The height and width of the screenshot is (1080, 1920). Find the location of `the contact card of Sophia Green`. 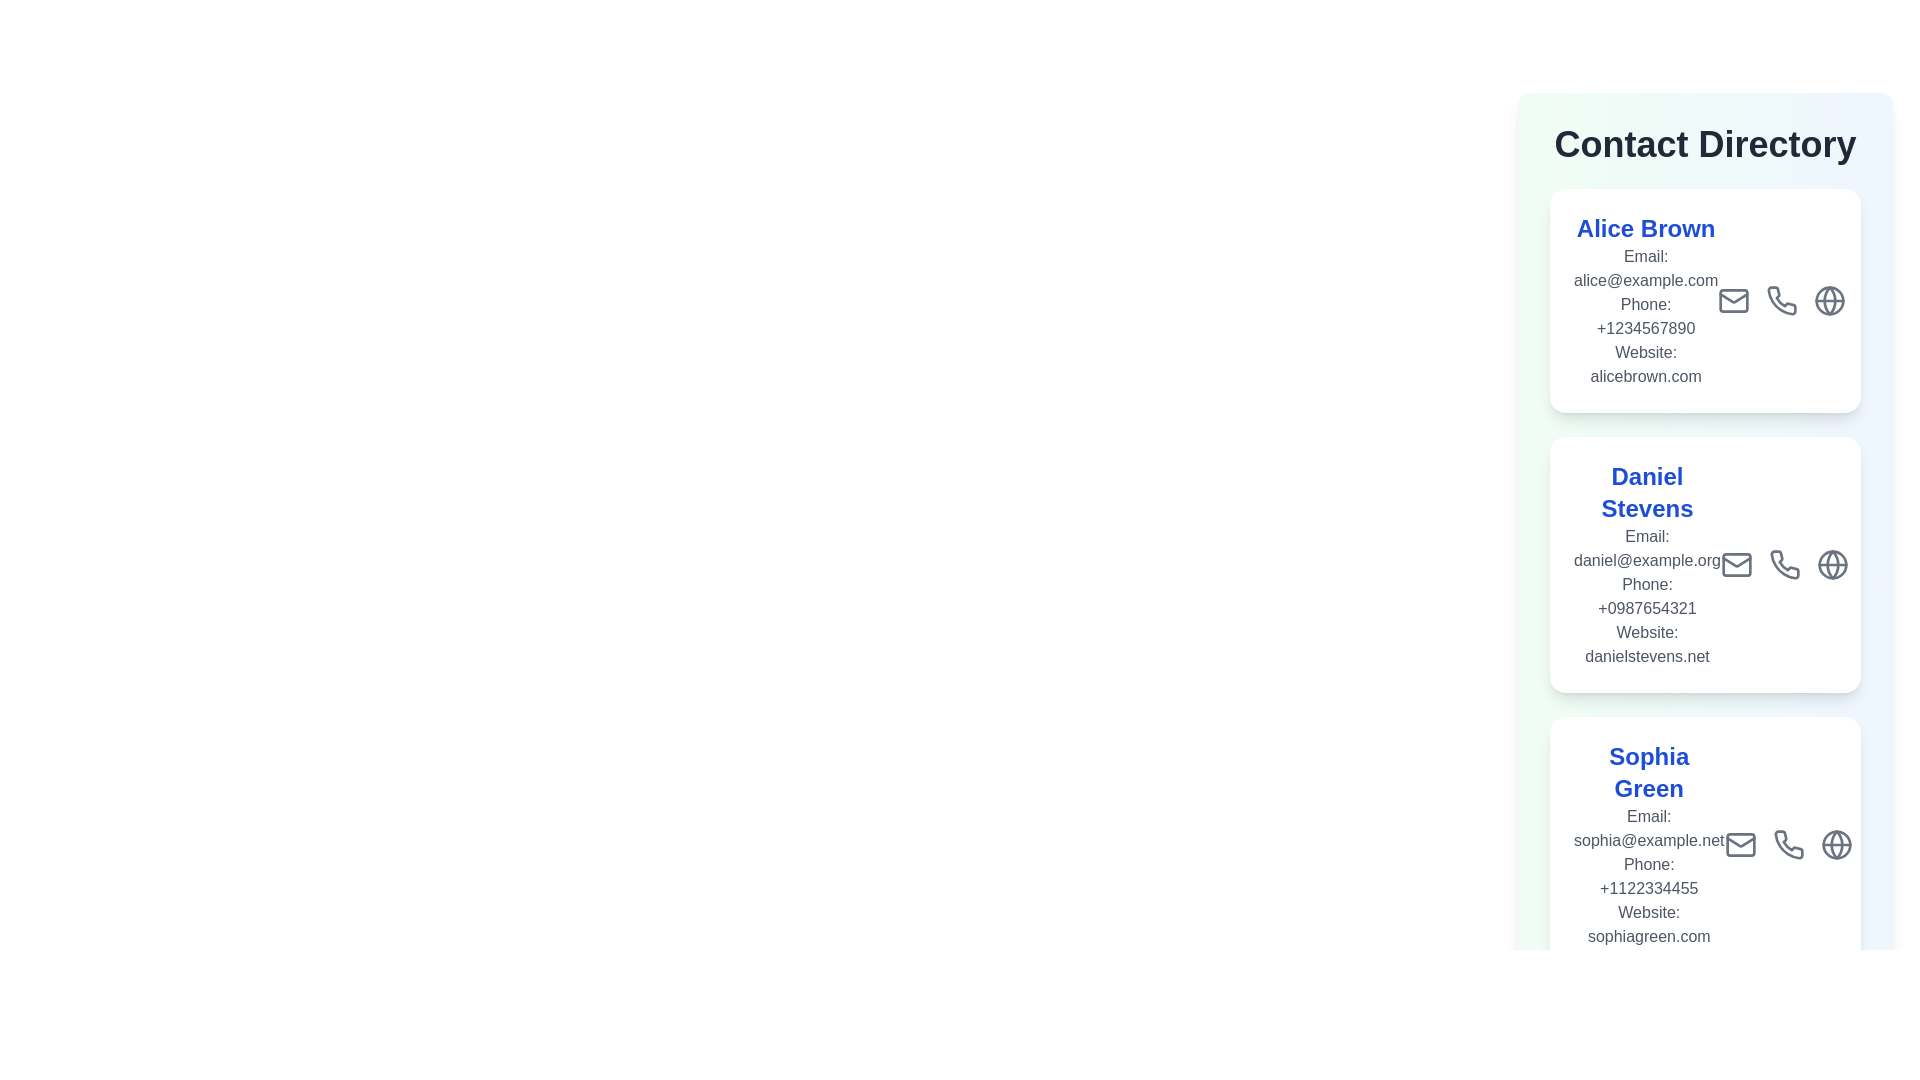

the contact card of Sophia Green is located at coordinates (1704, 844).